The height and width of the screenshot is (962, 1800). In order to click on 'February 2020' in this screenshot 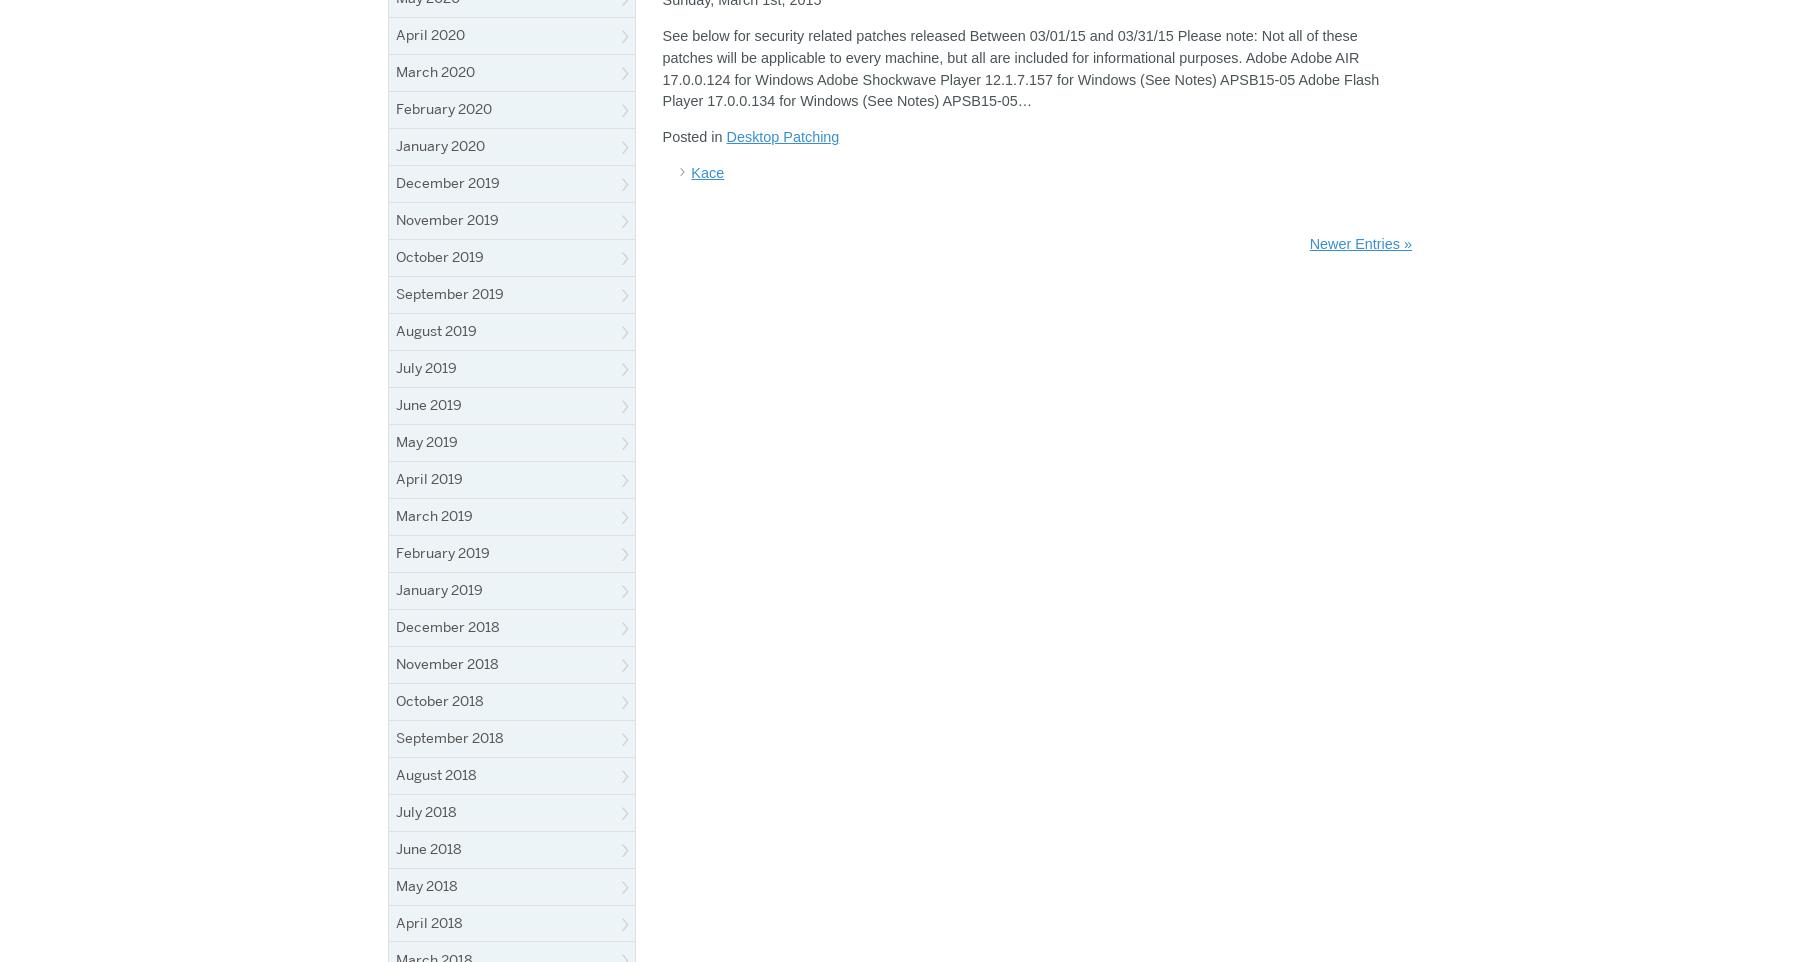, I will do `click(444, 107)`.